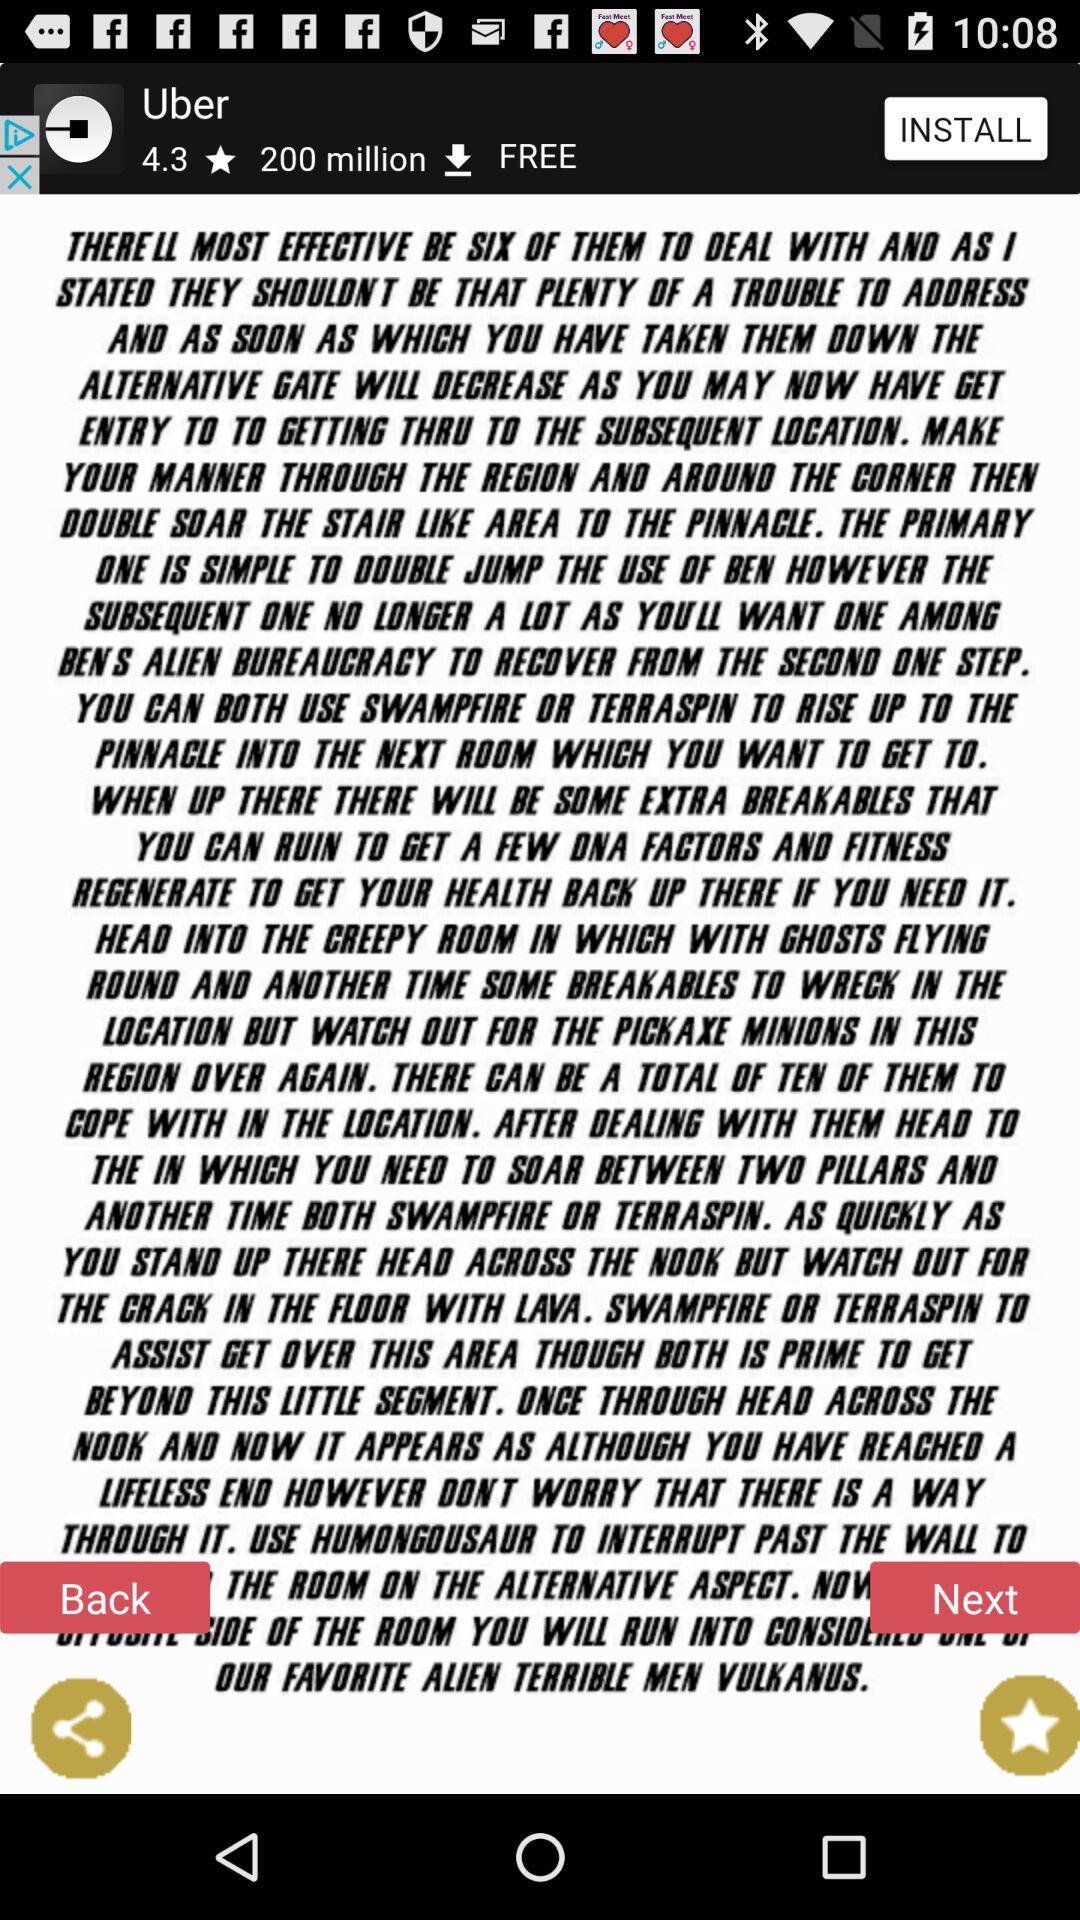  What do you see at coordinates (540, 127) in the screenshot?
I see `button above the back` at bounding box center [540, 127].